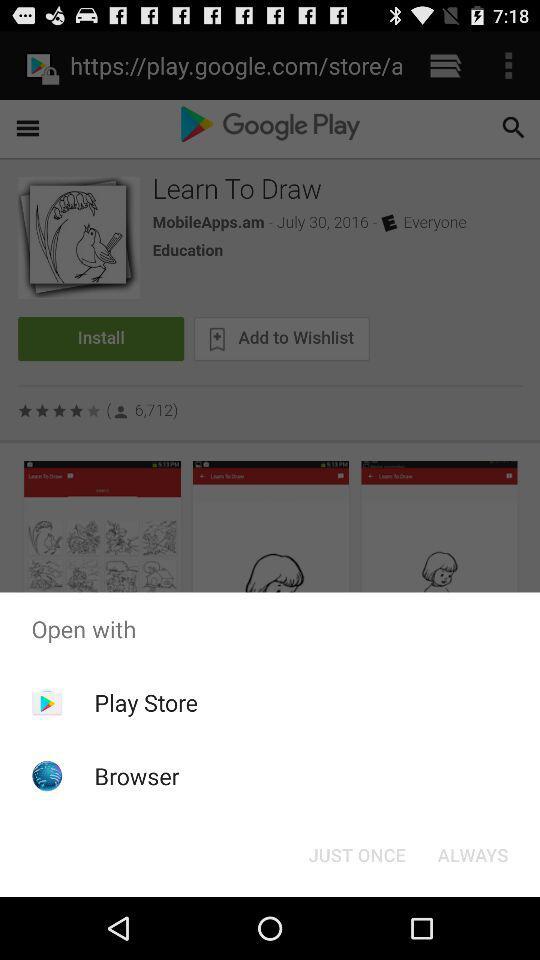  Describe the element at coordinates (472, 853) in the screenshot. I see `icon at the bottom right corner` at that location.